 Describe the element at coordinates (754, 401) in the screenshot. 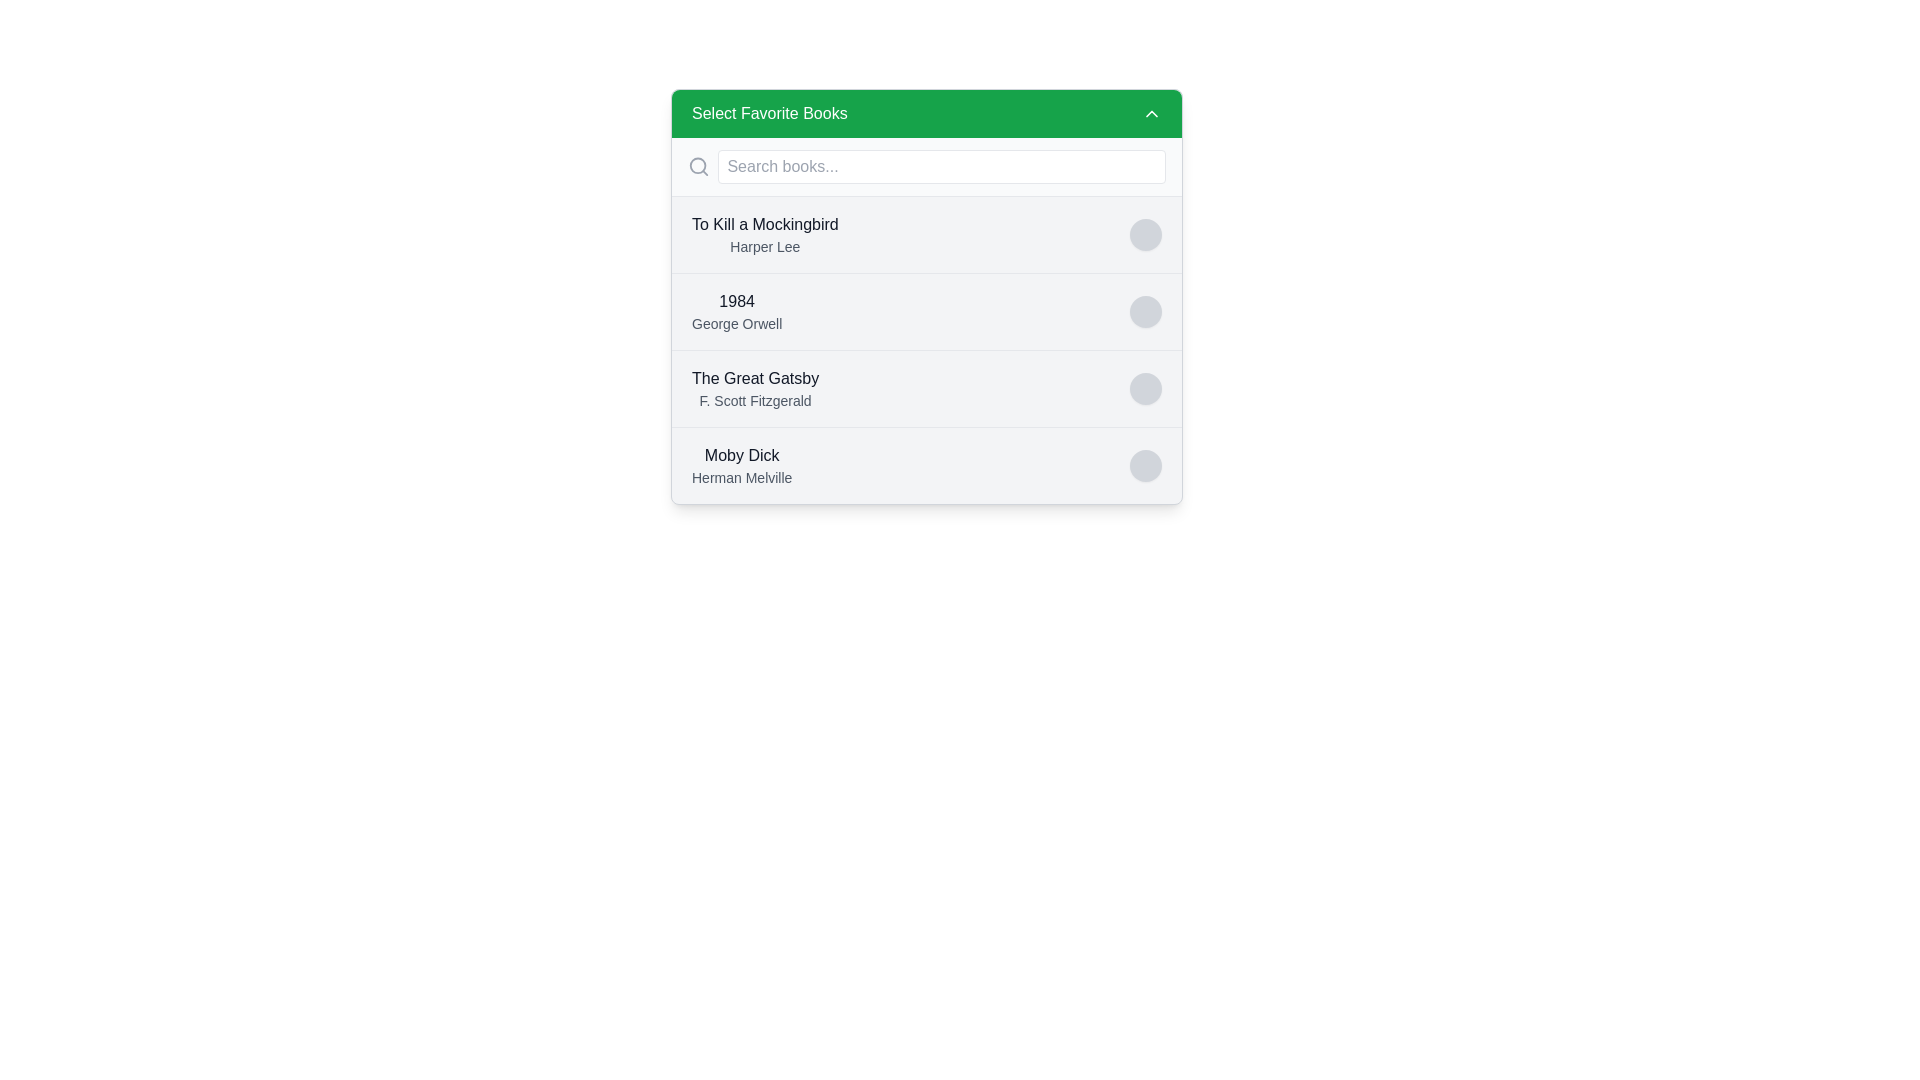

I see `the text label that reads 'F. Scott Fitzgerald', which is located directly below the title 'The Great Gatsby' in the book selection interface` at that location.